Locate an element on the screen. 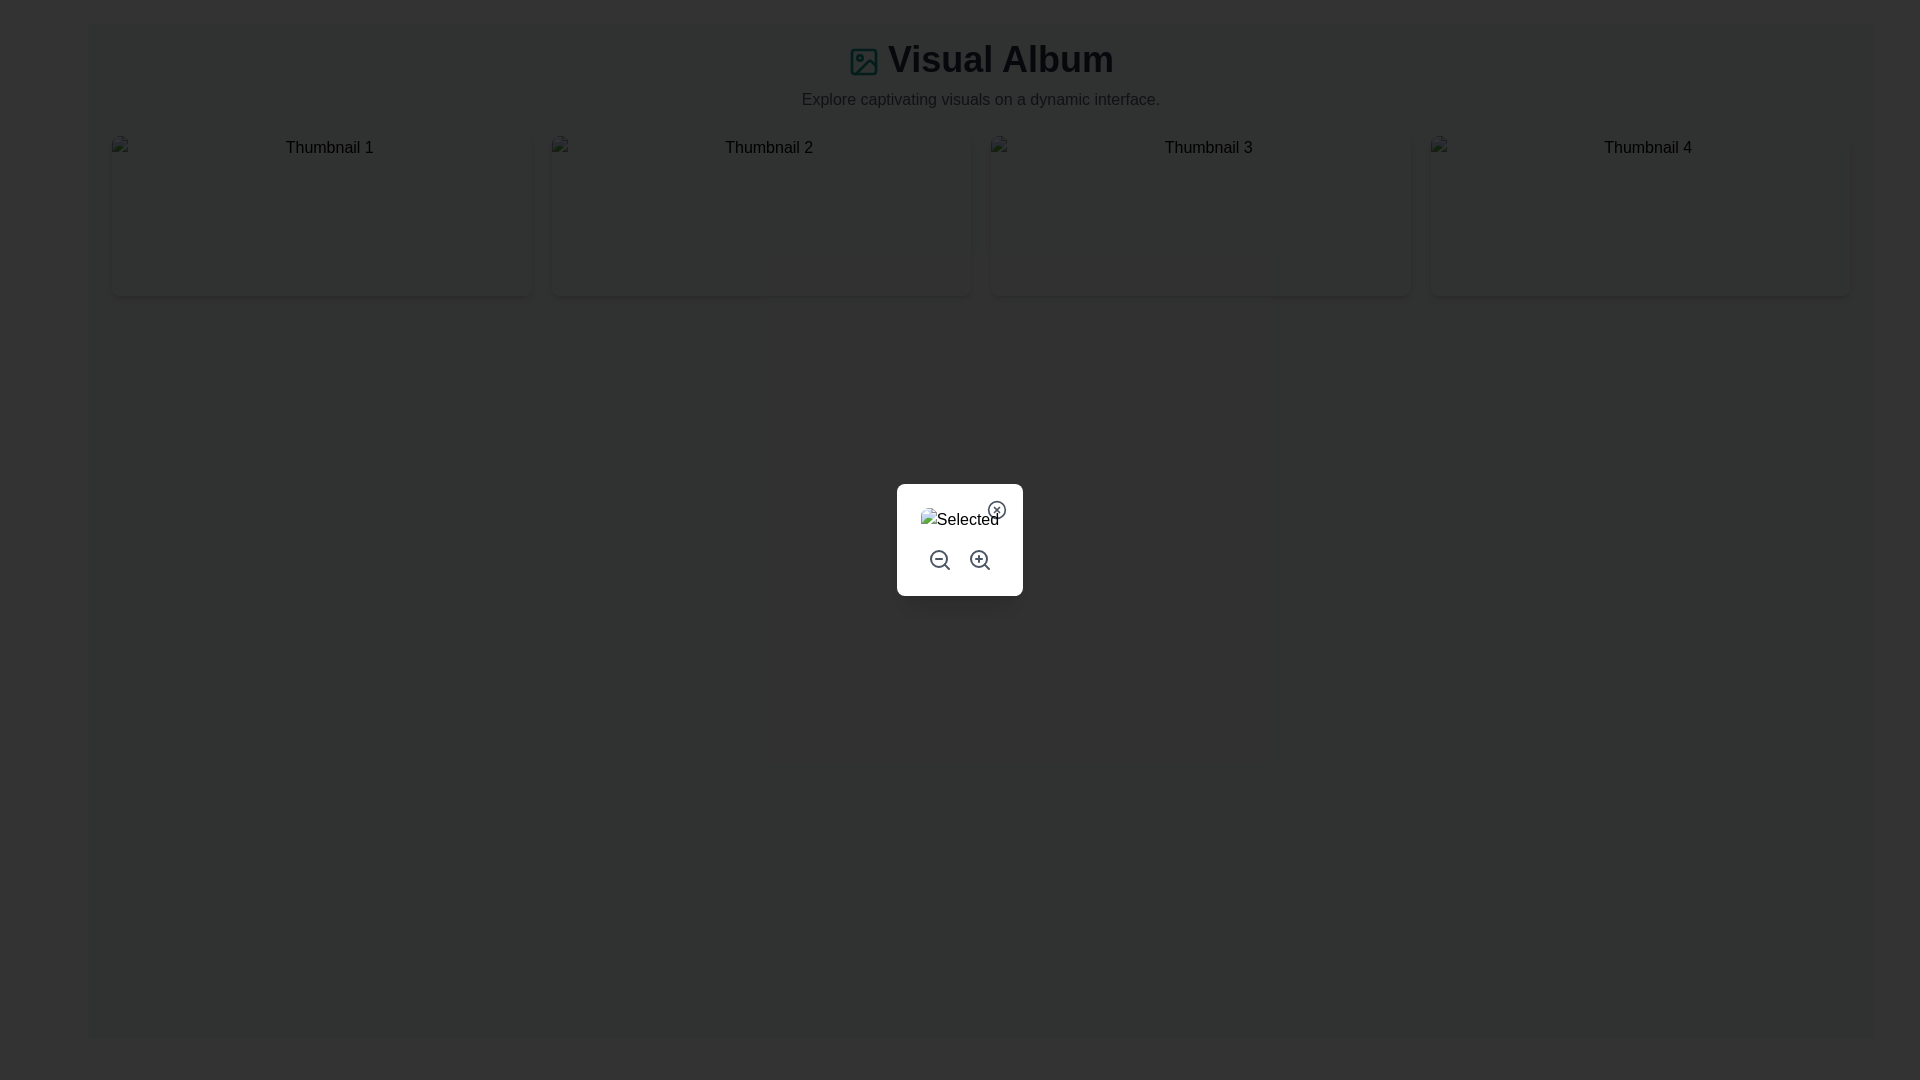  the small circle element that is centrally located within the crossed-circle icon in the upper-right corner of the dialog box is located at coordinates (997, 508).